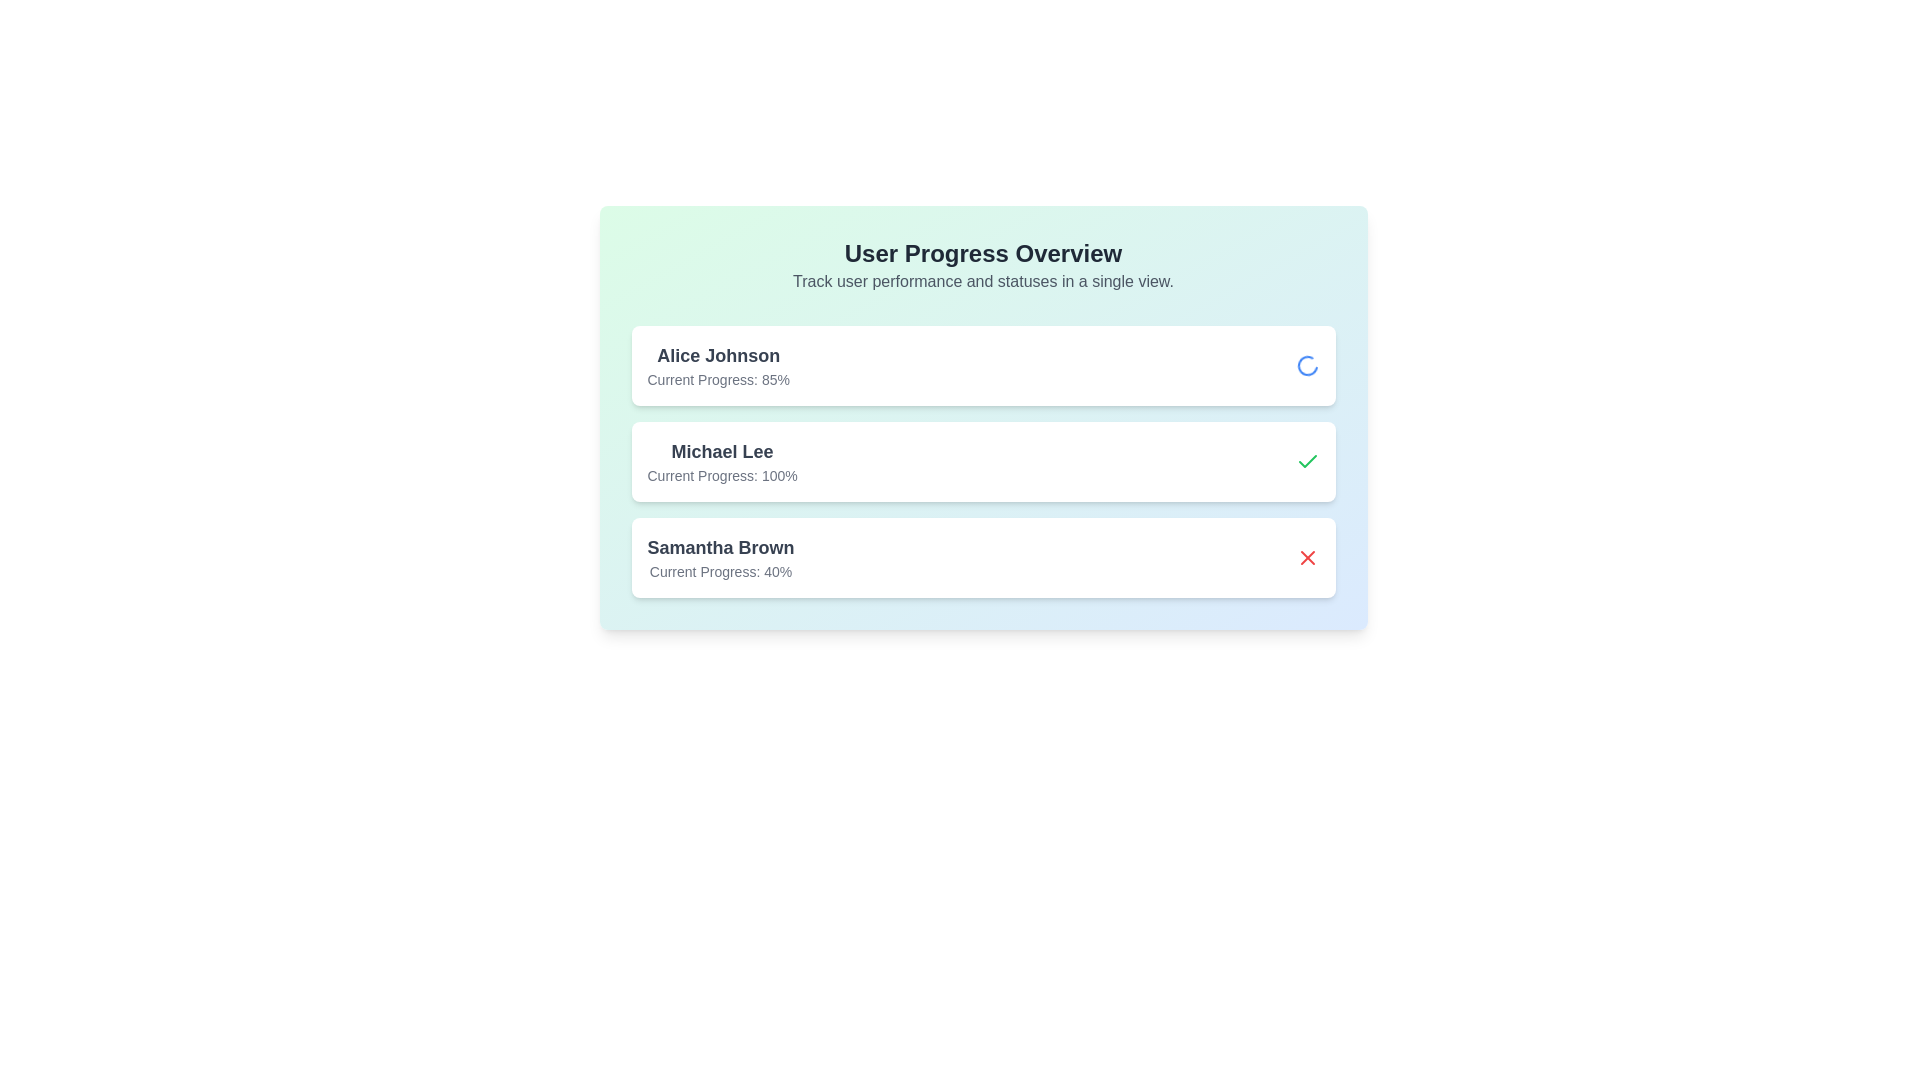 The image size is (1920, 1080). I want to click on the green checkmark icon located in the top right corner of the card labeled 'Michael Lee - Current Progress: 100%', so click(1307, 462).